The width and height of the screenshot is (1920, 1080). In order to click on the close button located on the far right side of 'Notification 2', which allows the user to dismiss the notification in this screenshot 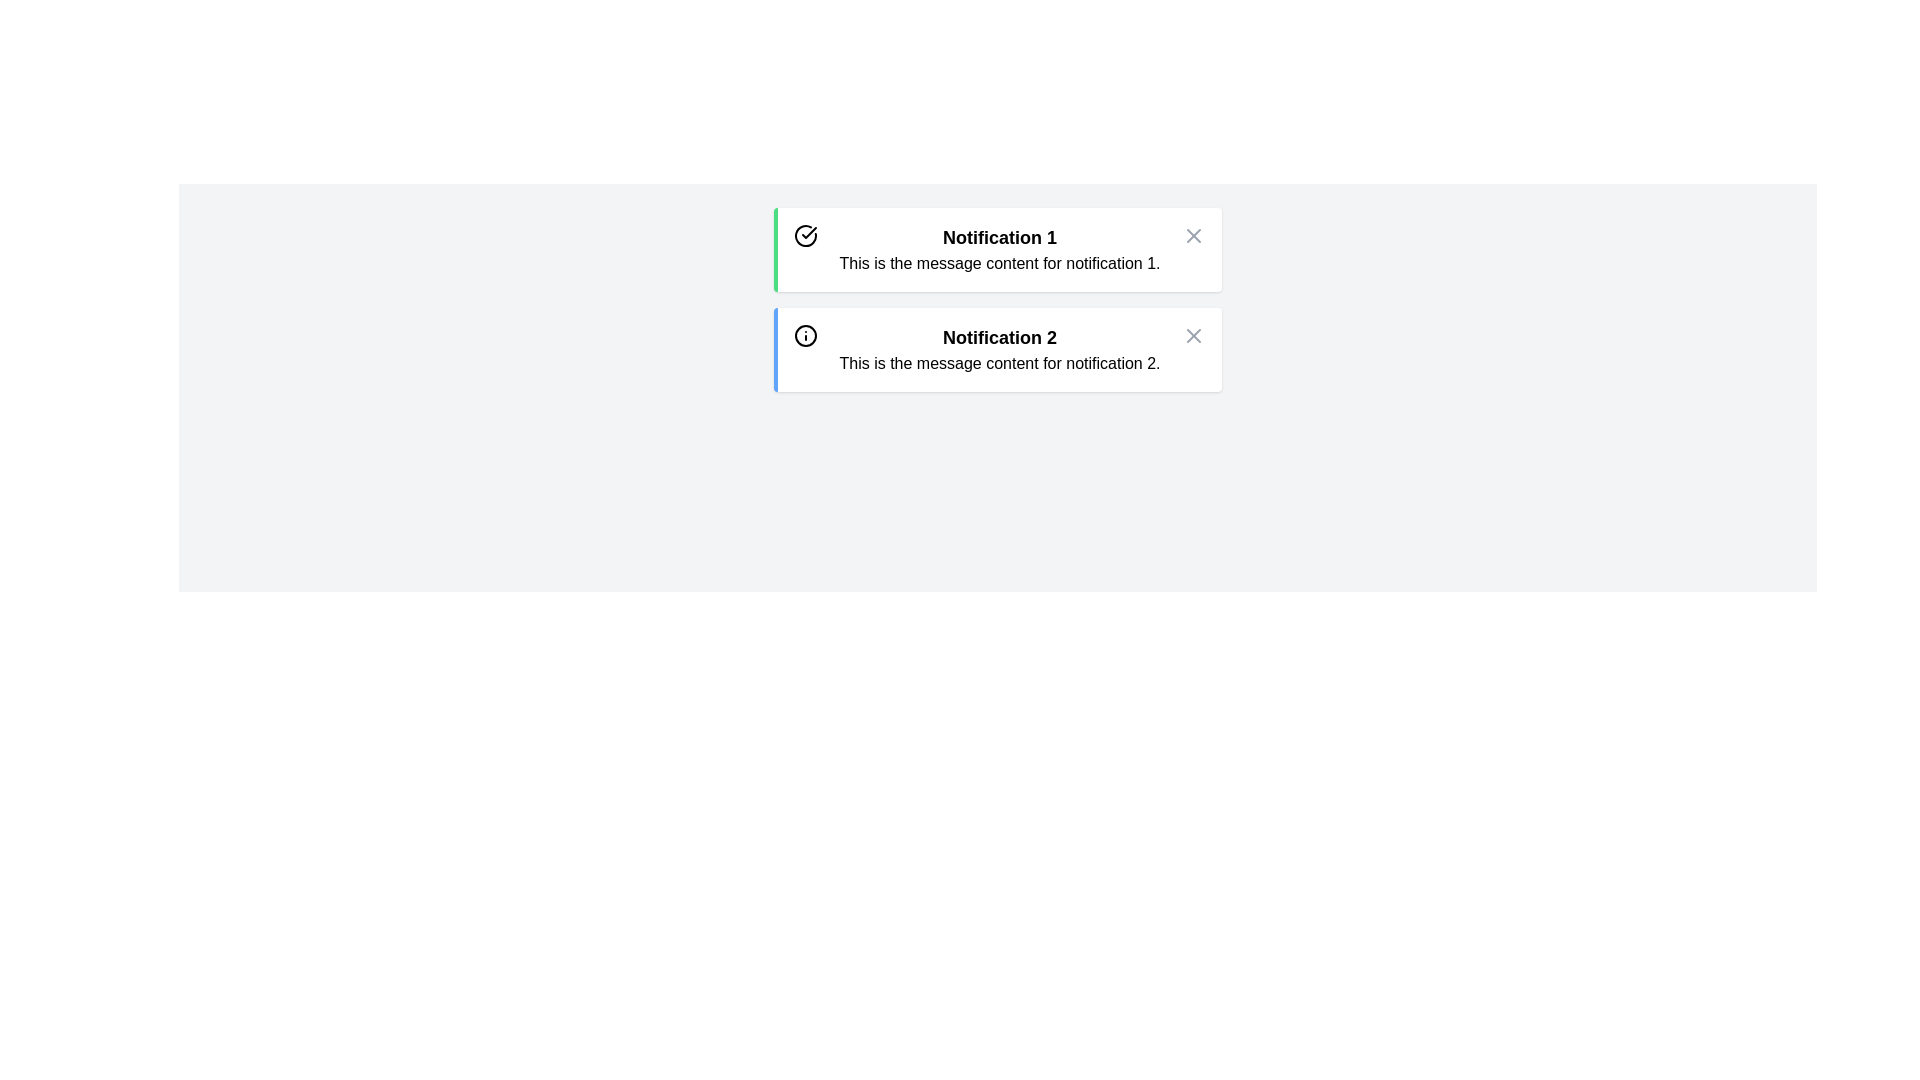, I will do `click(1194, 334)`.